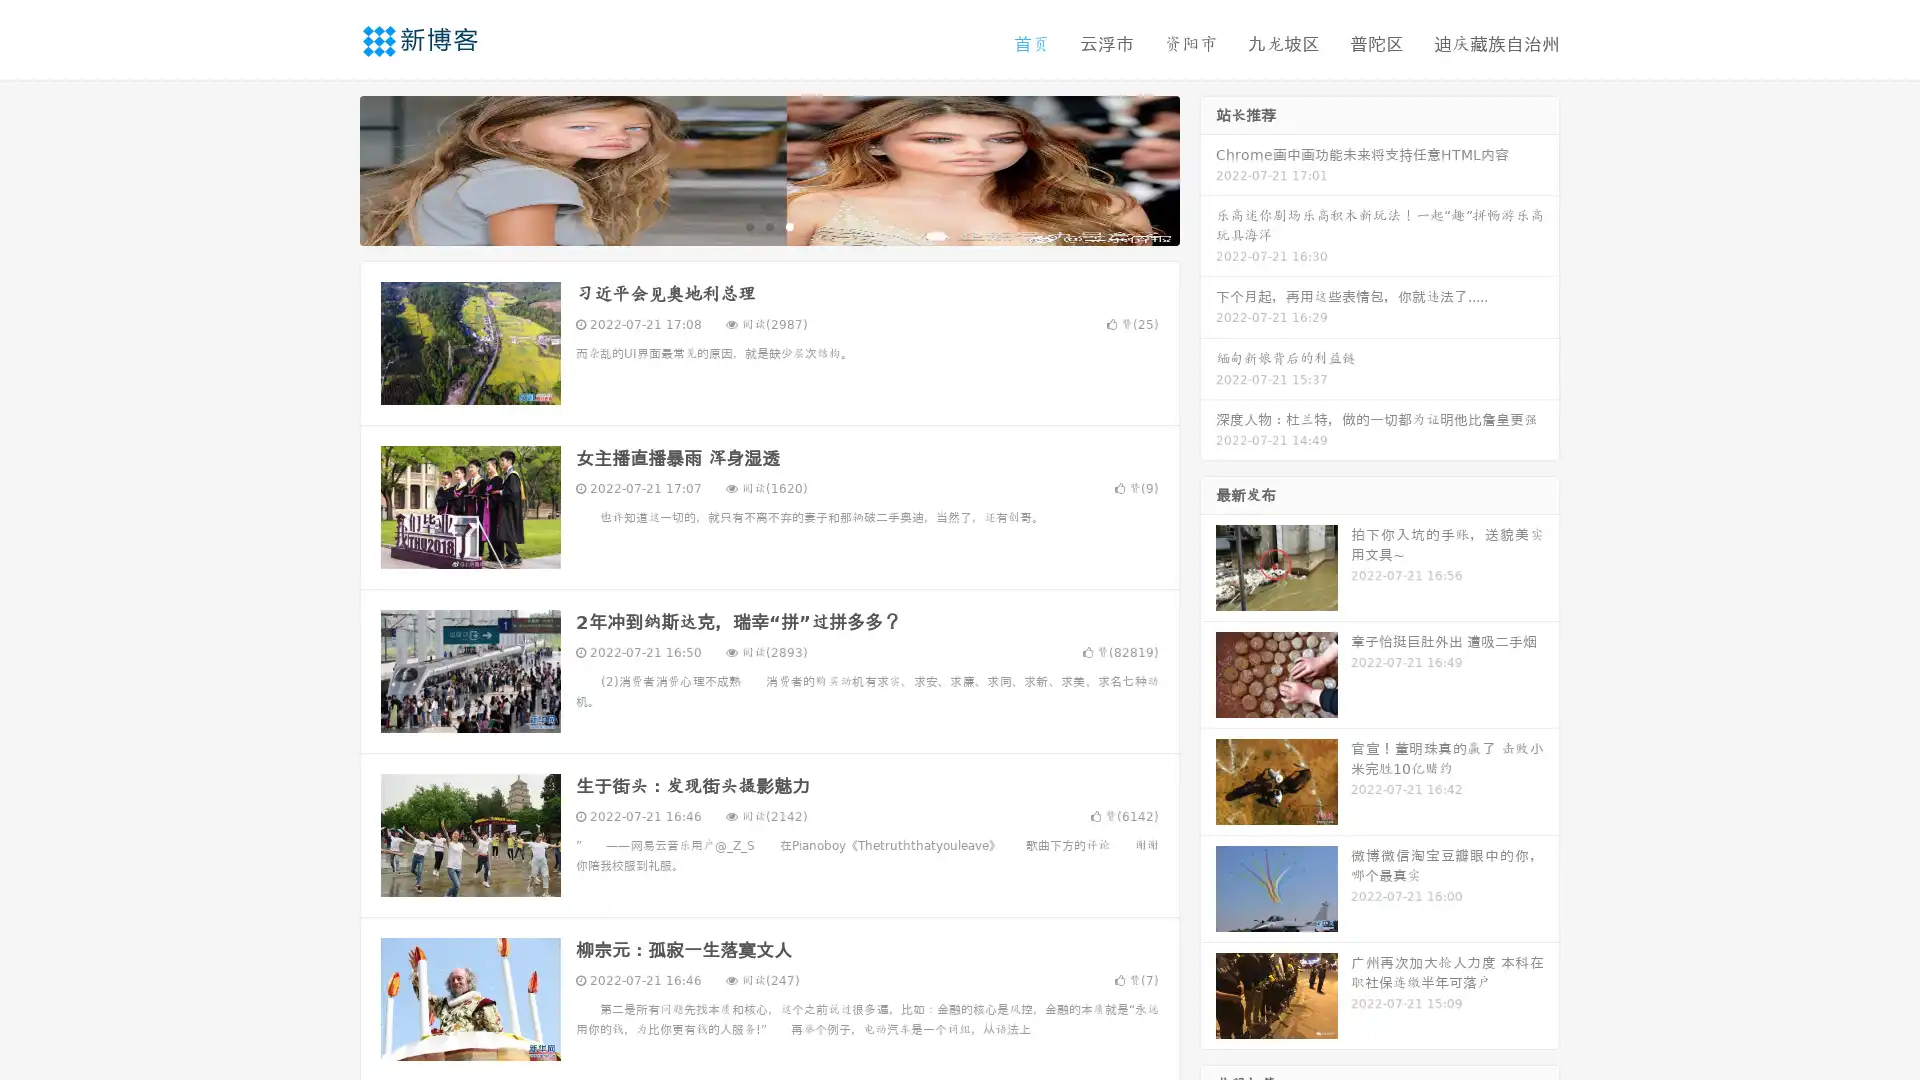 This screenshot has height=1080, width=1920. I want to click on Previous slide, so click(330, 168).